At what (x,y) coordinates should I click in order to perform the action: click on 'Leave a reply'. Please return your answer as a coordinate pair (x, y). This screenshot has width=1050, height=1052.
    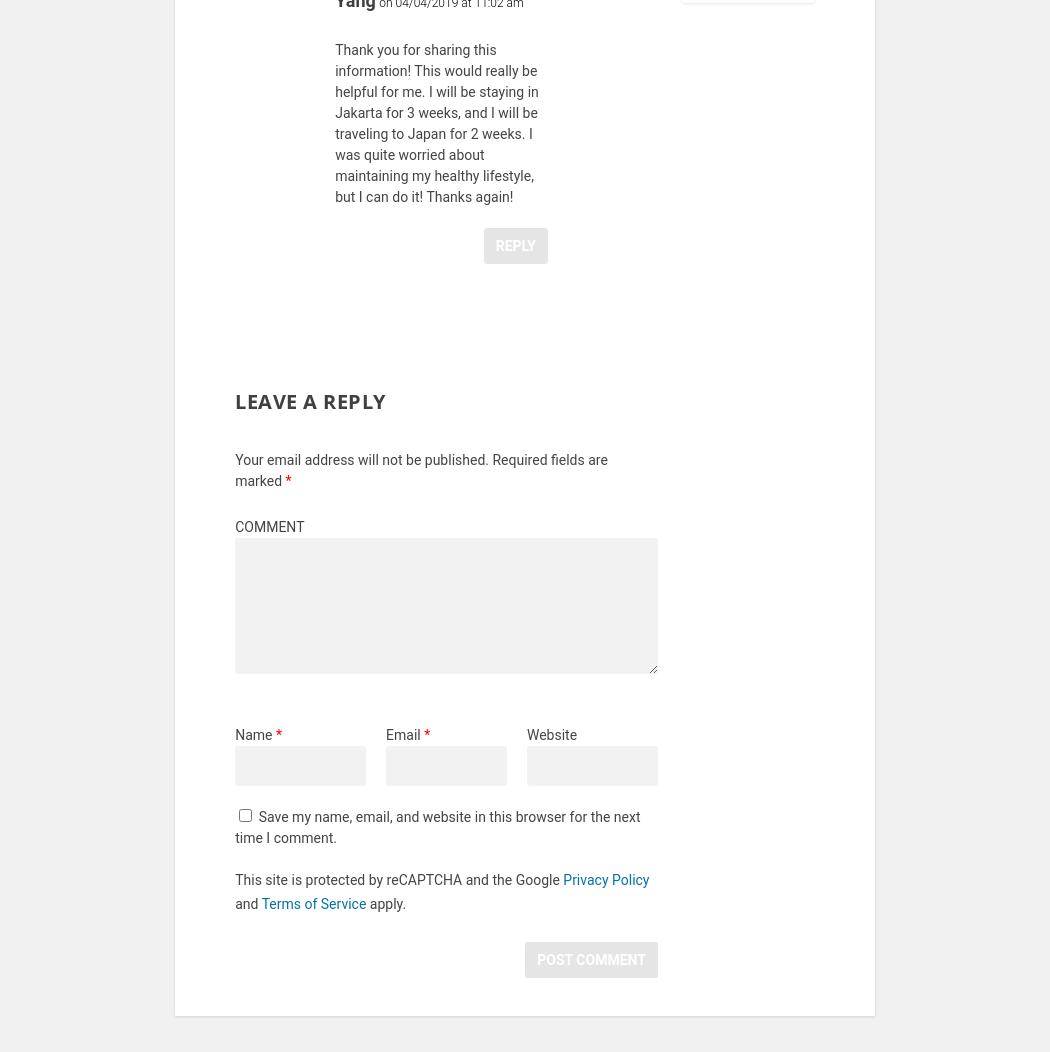
    Looking at the image, I should click on (309, 413).